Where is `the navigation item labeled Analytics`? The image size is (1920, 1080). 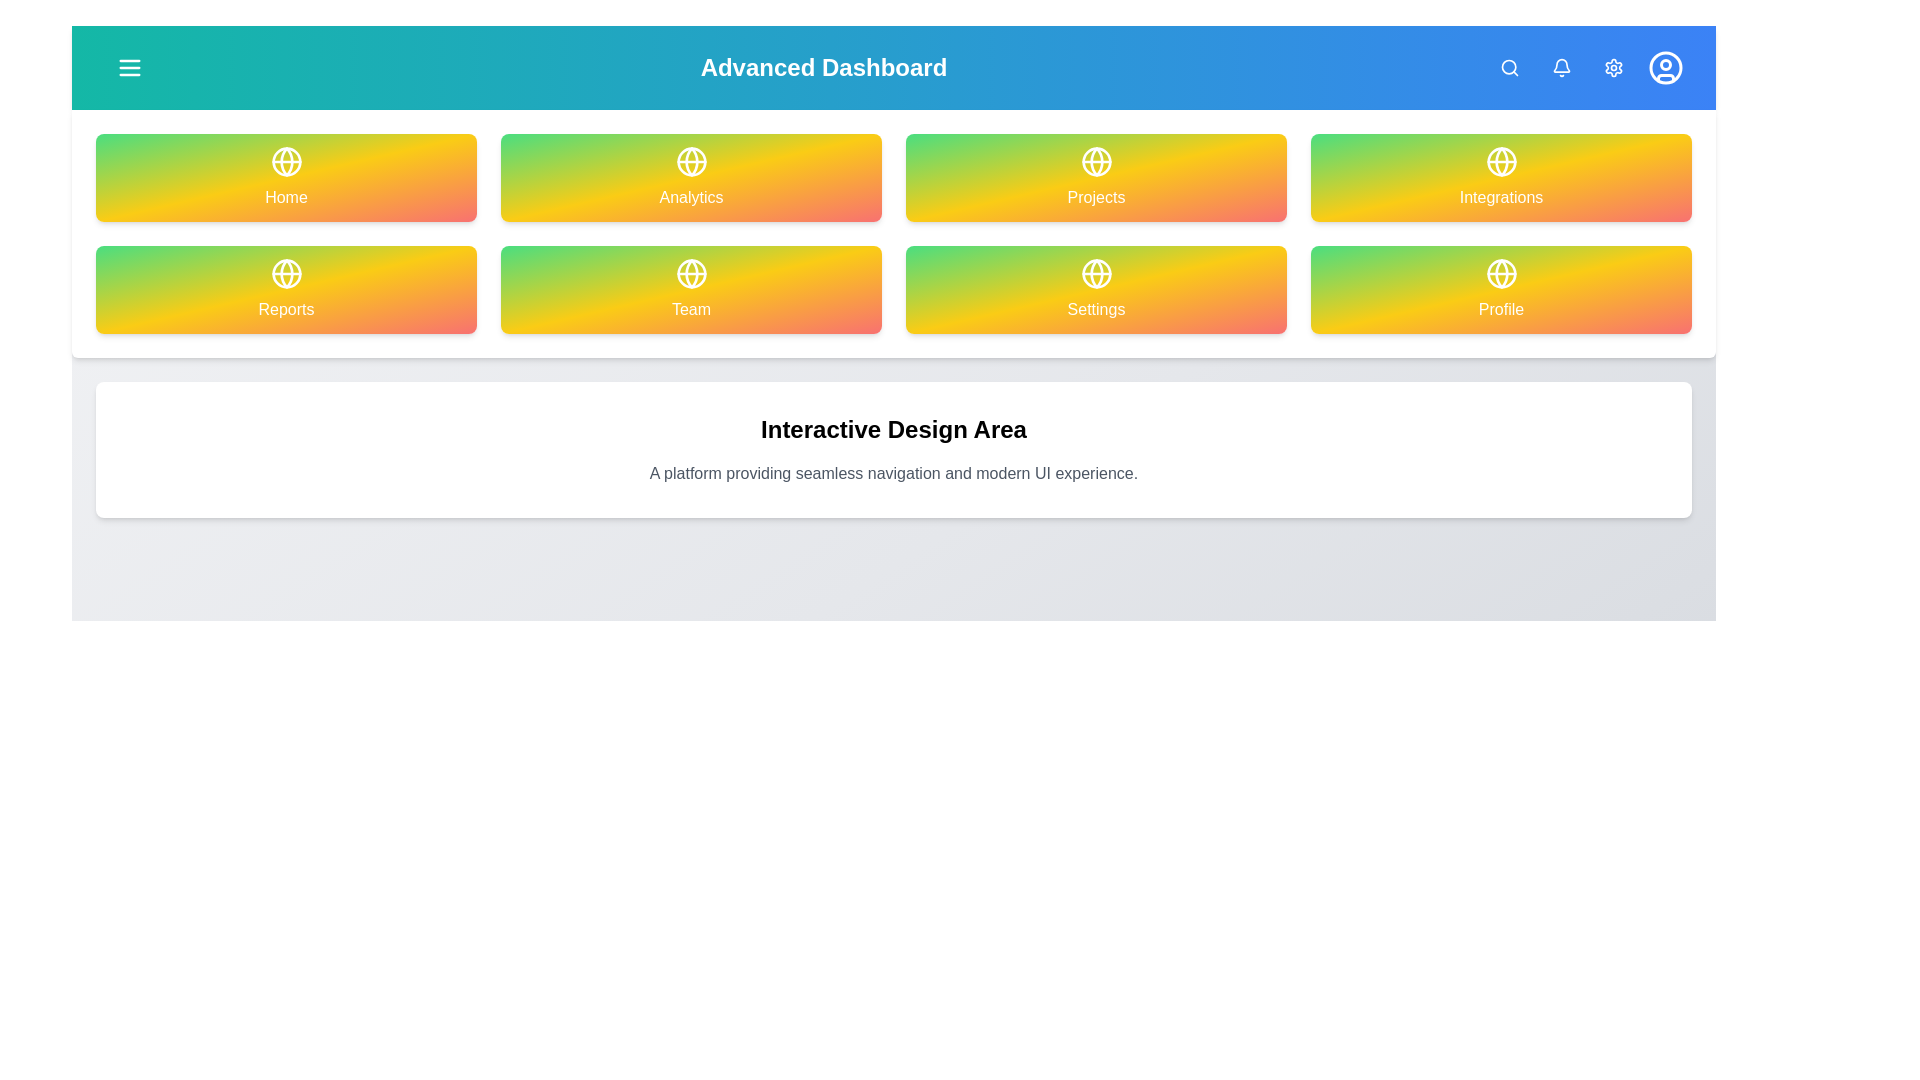
the navigation item labeled Analytics is located at coordinates (691, 176).